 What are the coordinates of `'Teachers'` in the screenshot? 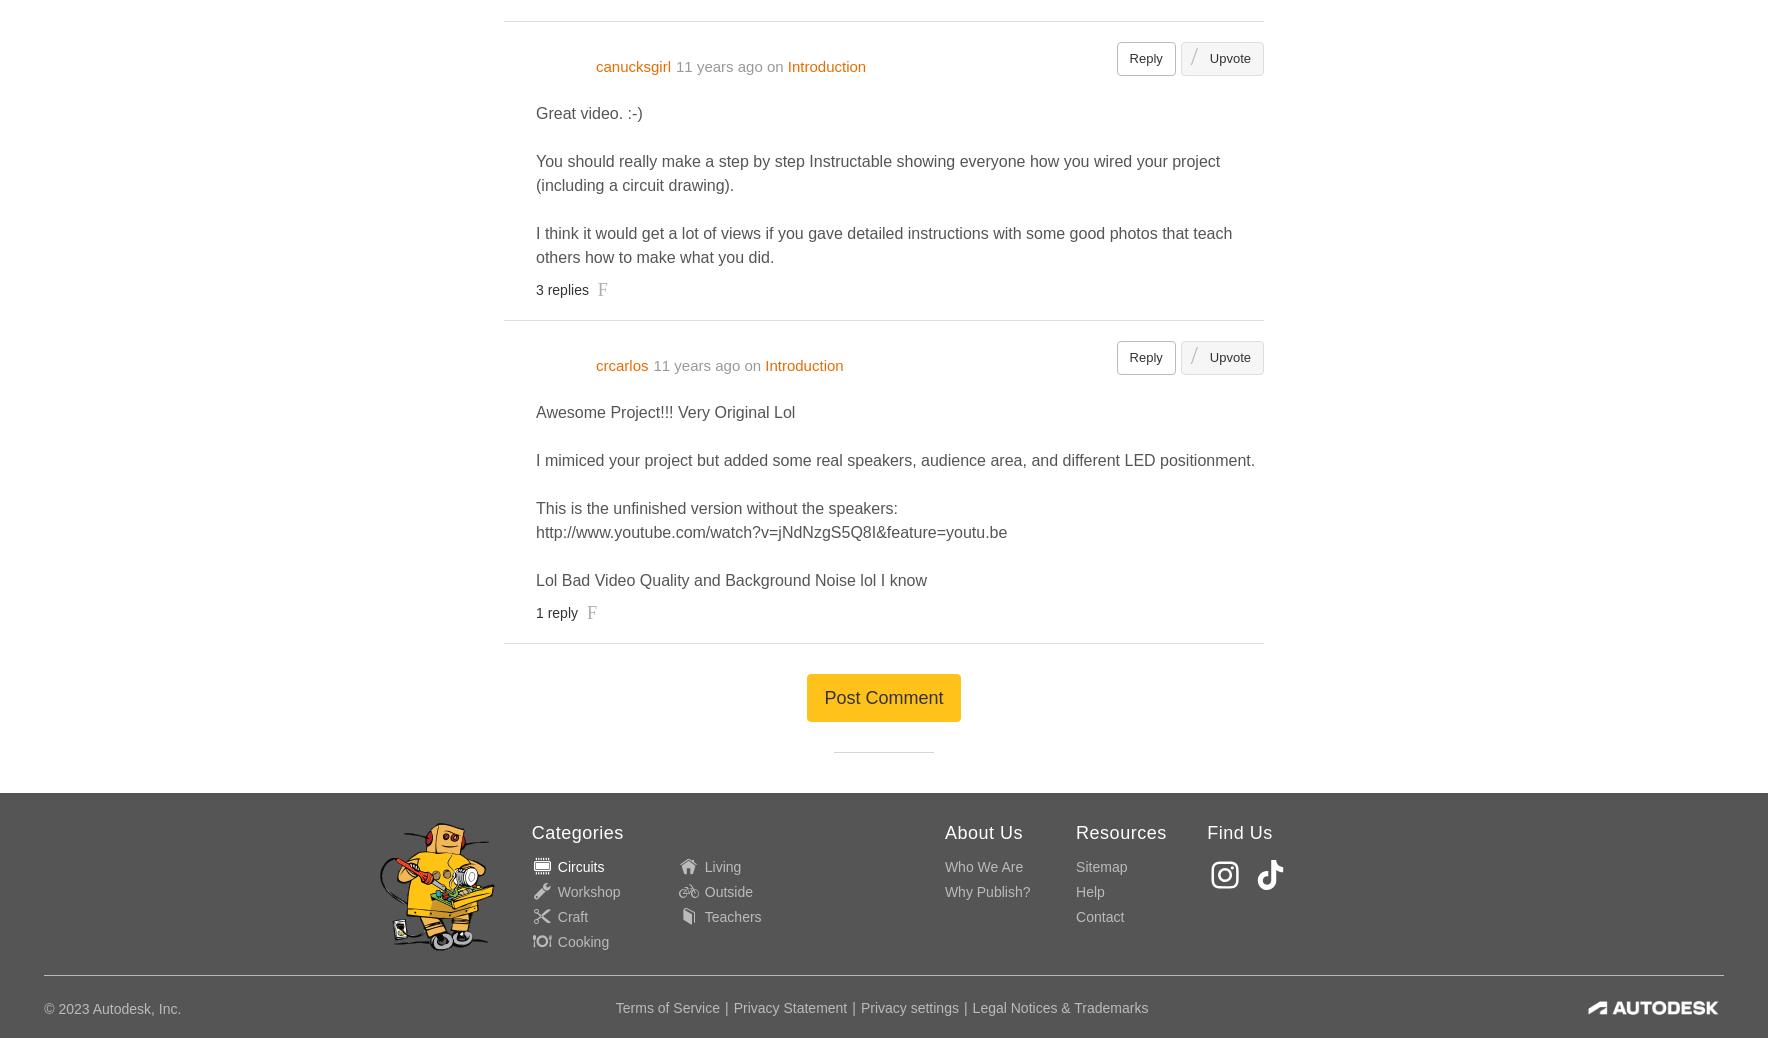 It's located at (732, 916).